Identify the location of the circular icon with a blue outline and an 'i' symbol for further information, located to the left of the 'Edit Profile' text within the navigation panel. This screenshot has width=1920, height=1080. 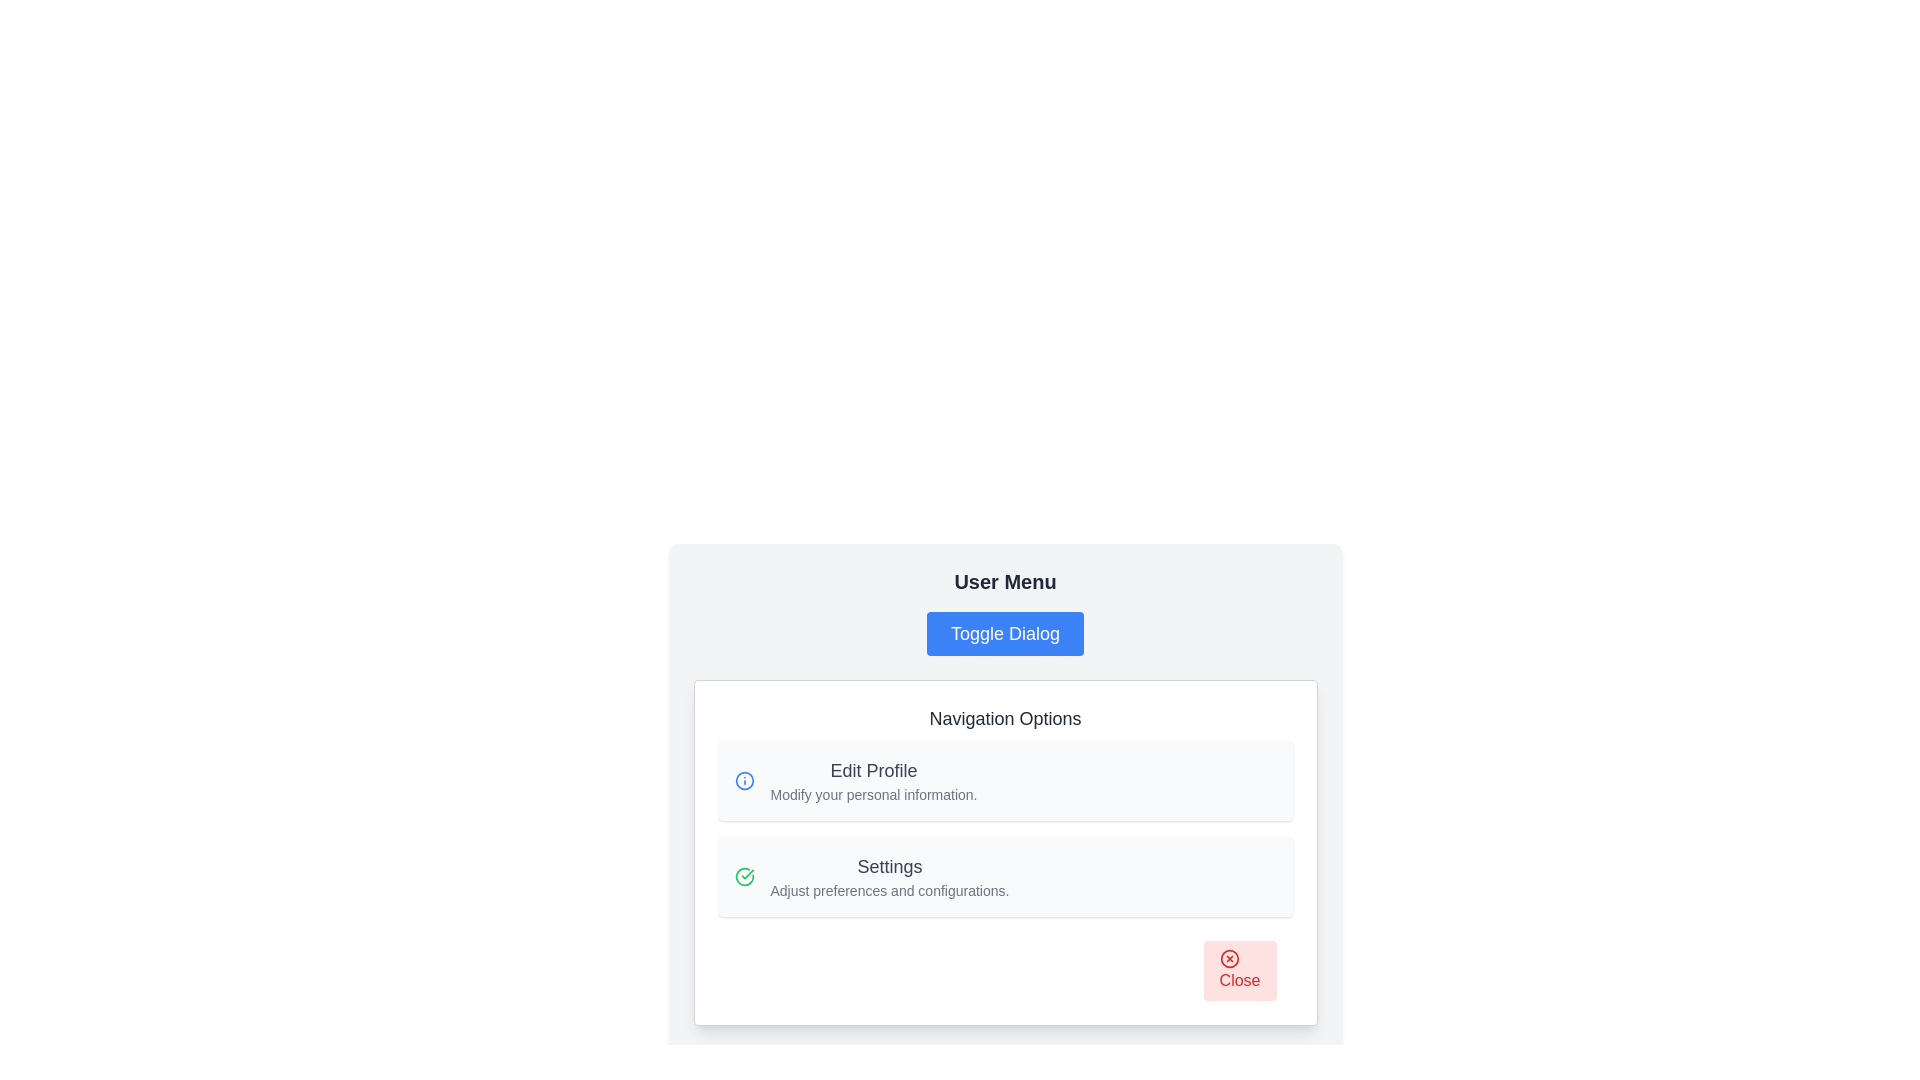
(743, 779).